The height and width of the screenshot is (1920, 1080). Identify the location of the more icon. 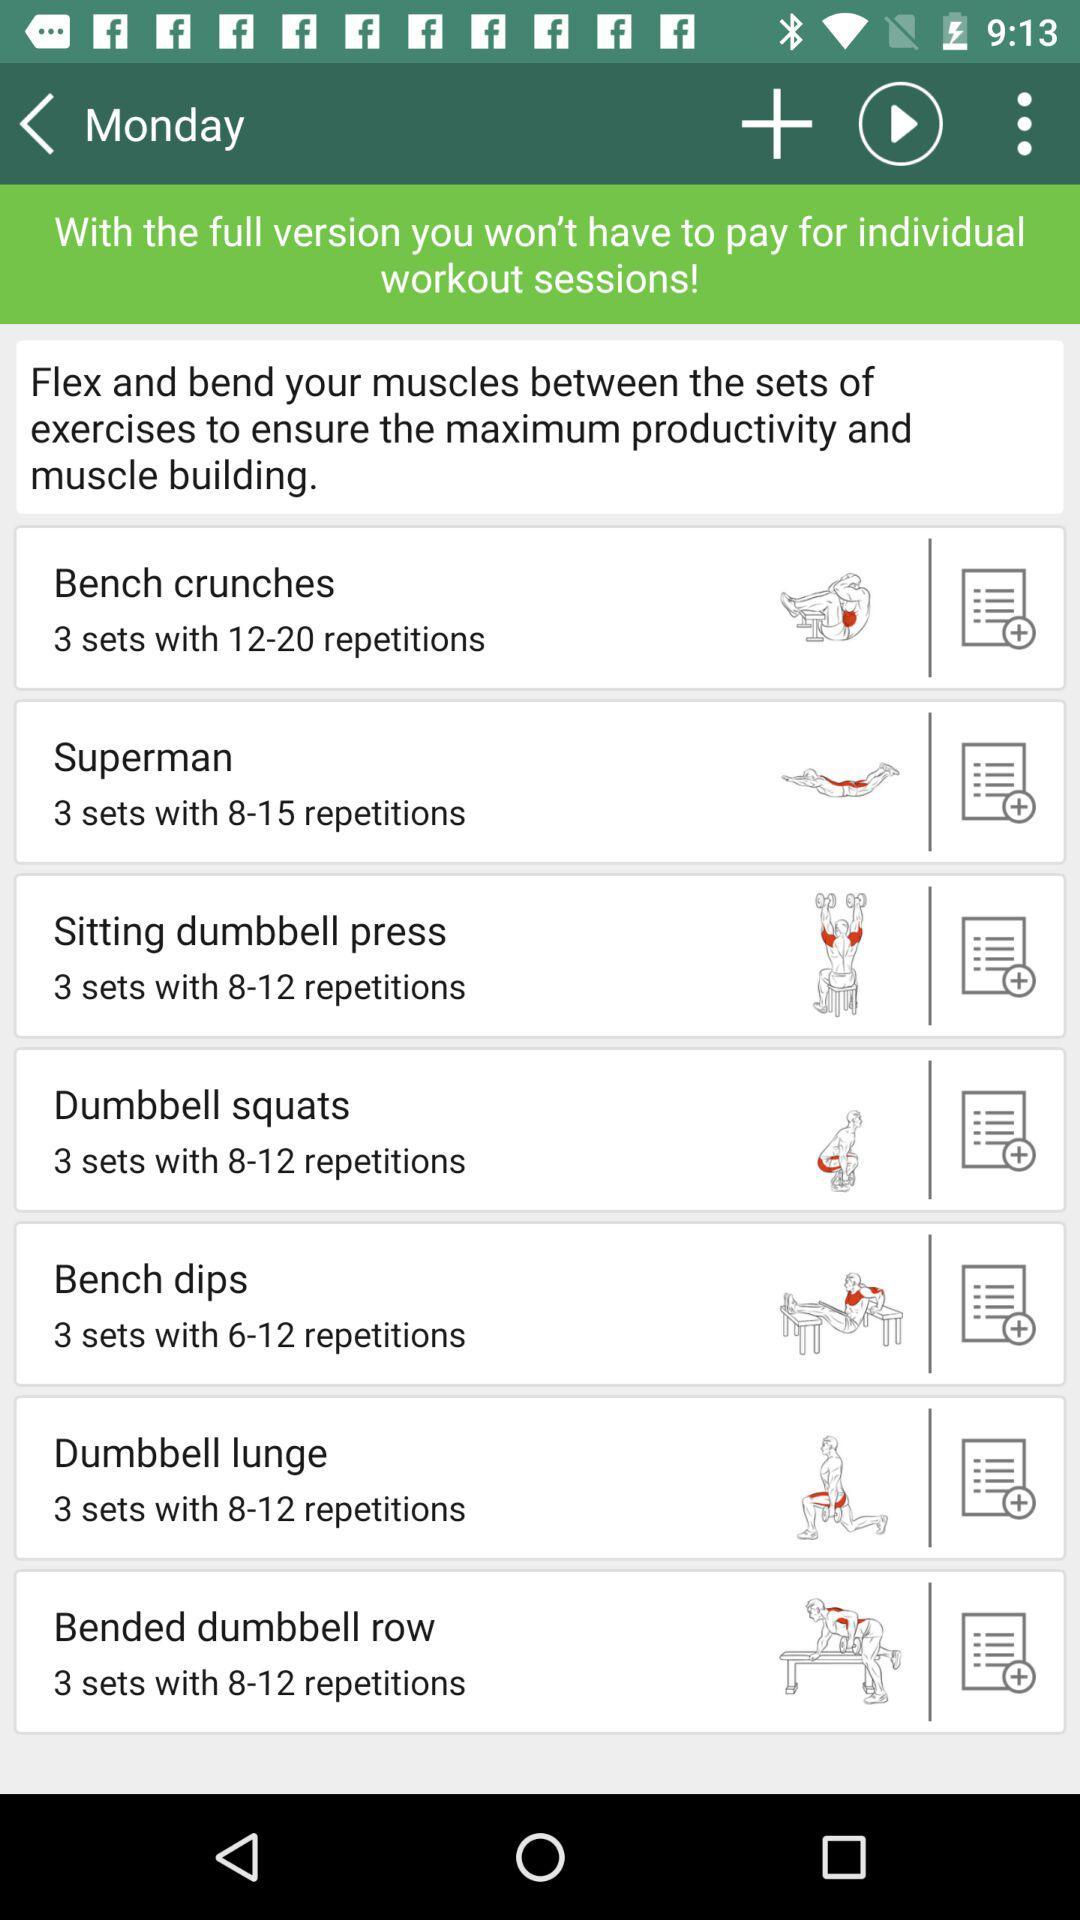
(1031, 122).